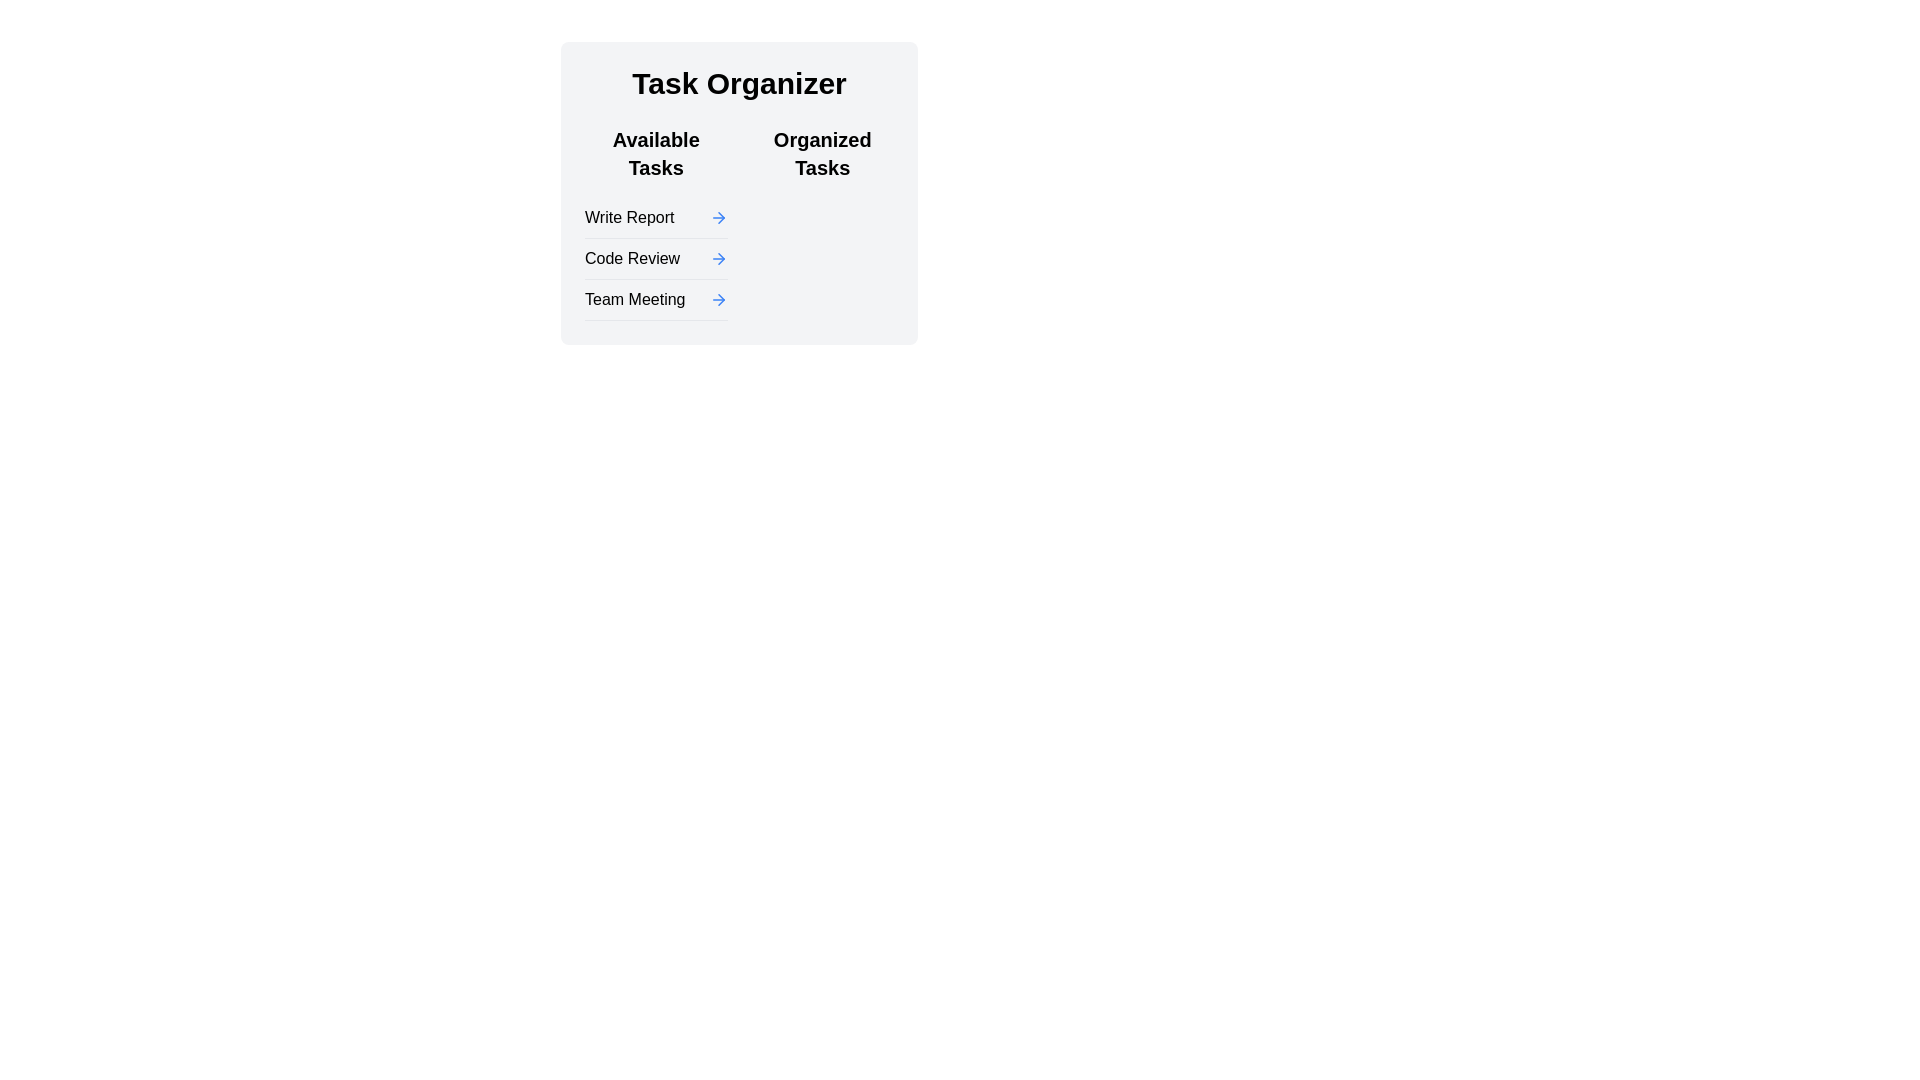  Describe the element at coordinates (822, 153) in the screenshot. I see `text content of the Text Label located in the upper-right region of the layout, adjacent to the task list` at that location.